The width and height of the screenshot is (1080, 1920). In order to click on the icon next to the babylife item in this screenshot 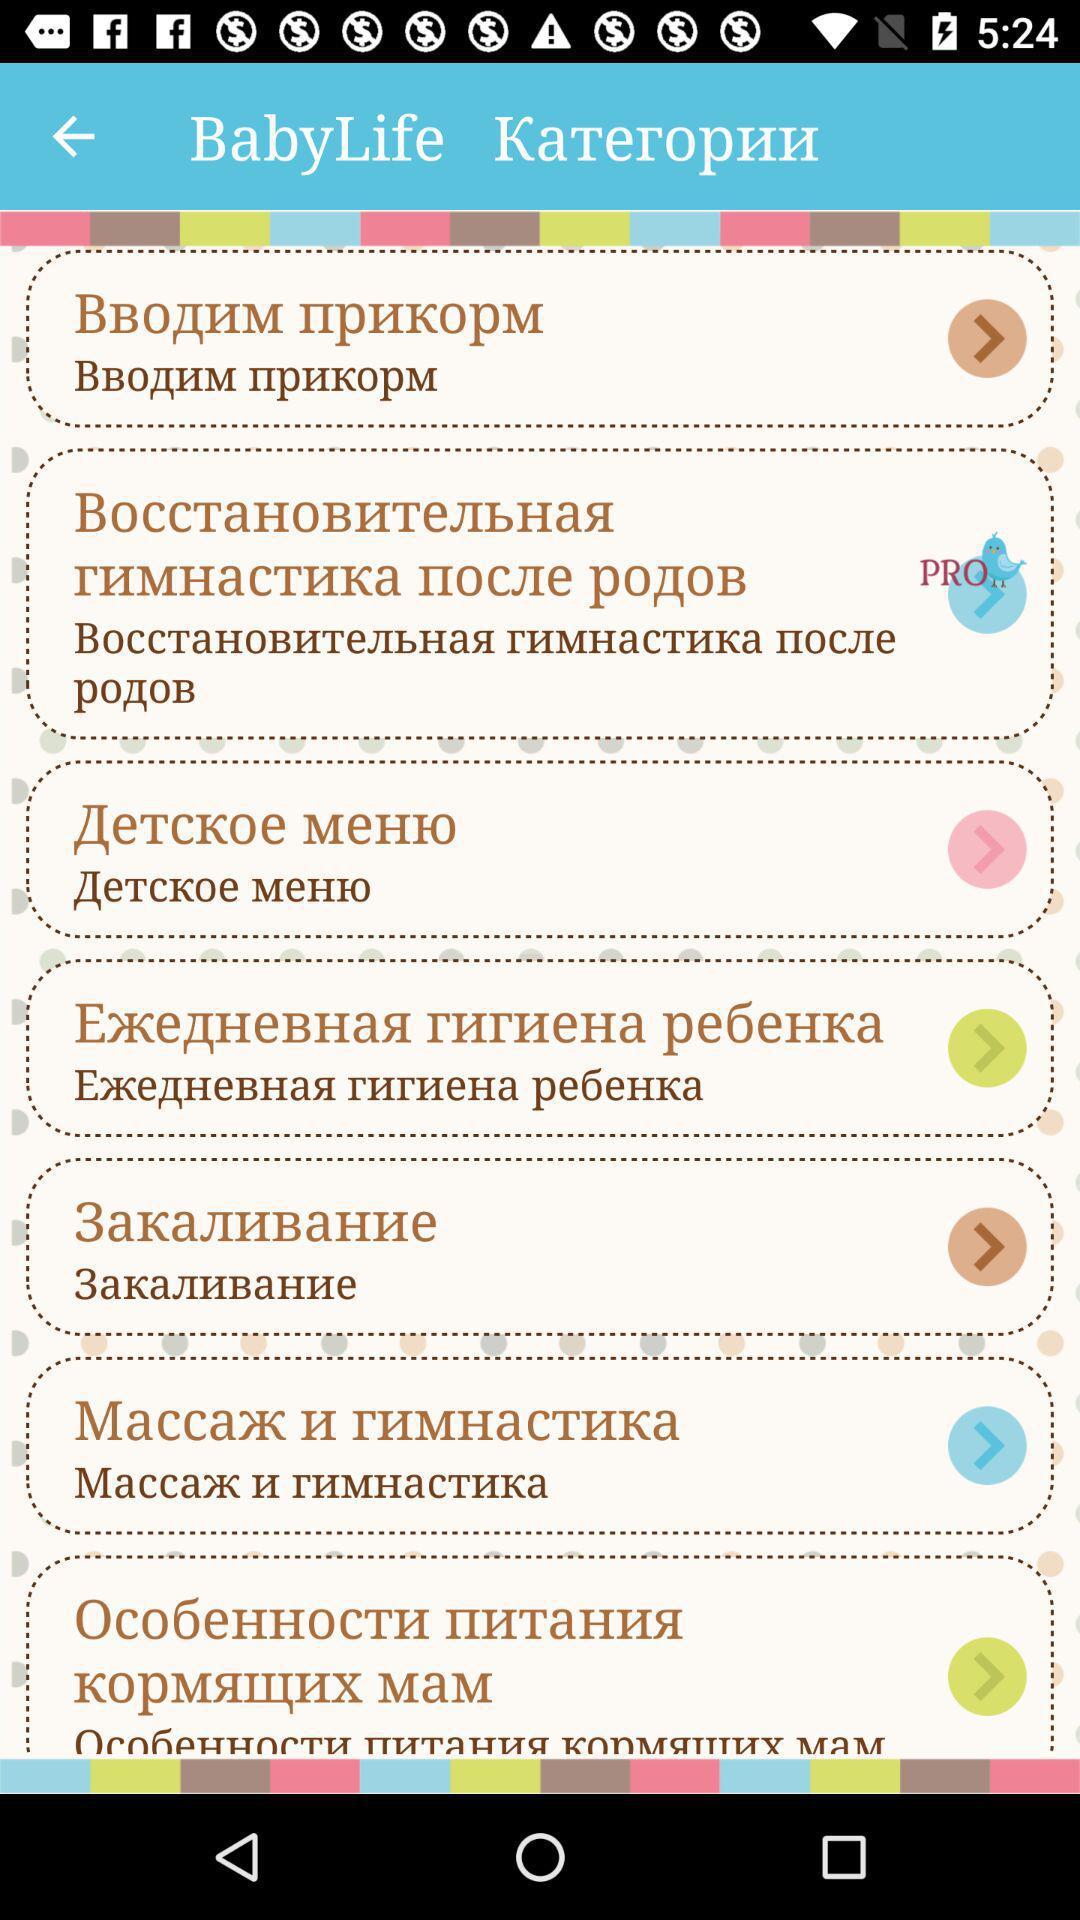, I will do `click(72, 135)`.